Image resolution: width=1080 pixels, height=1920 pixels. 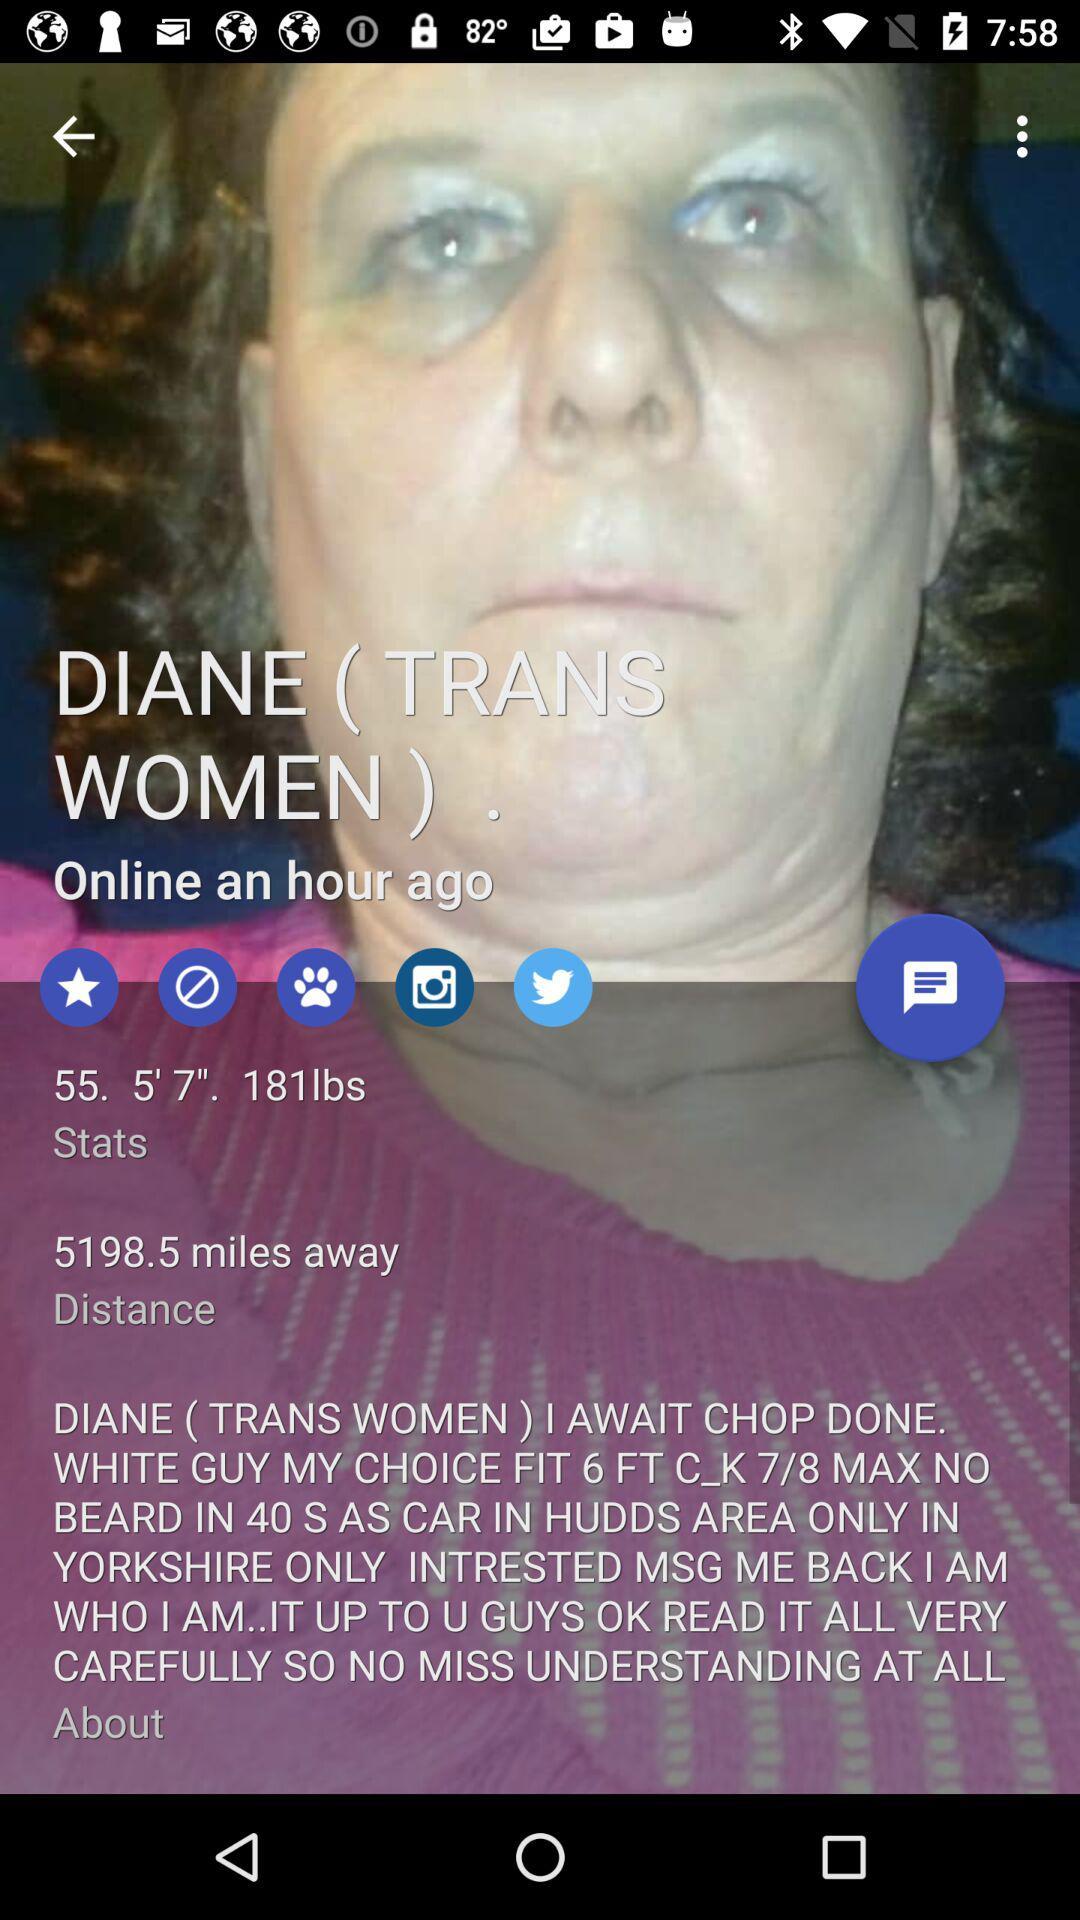 What do you see at coordinates (553, 987) in the screenshot?
I see `the twitter icon` at bounding box center [553, 987].